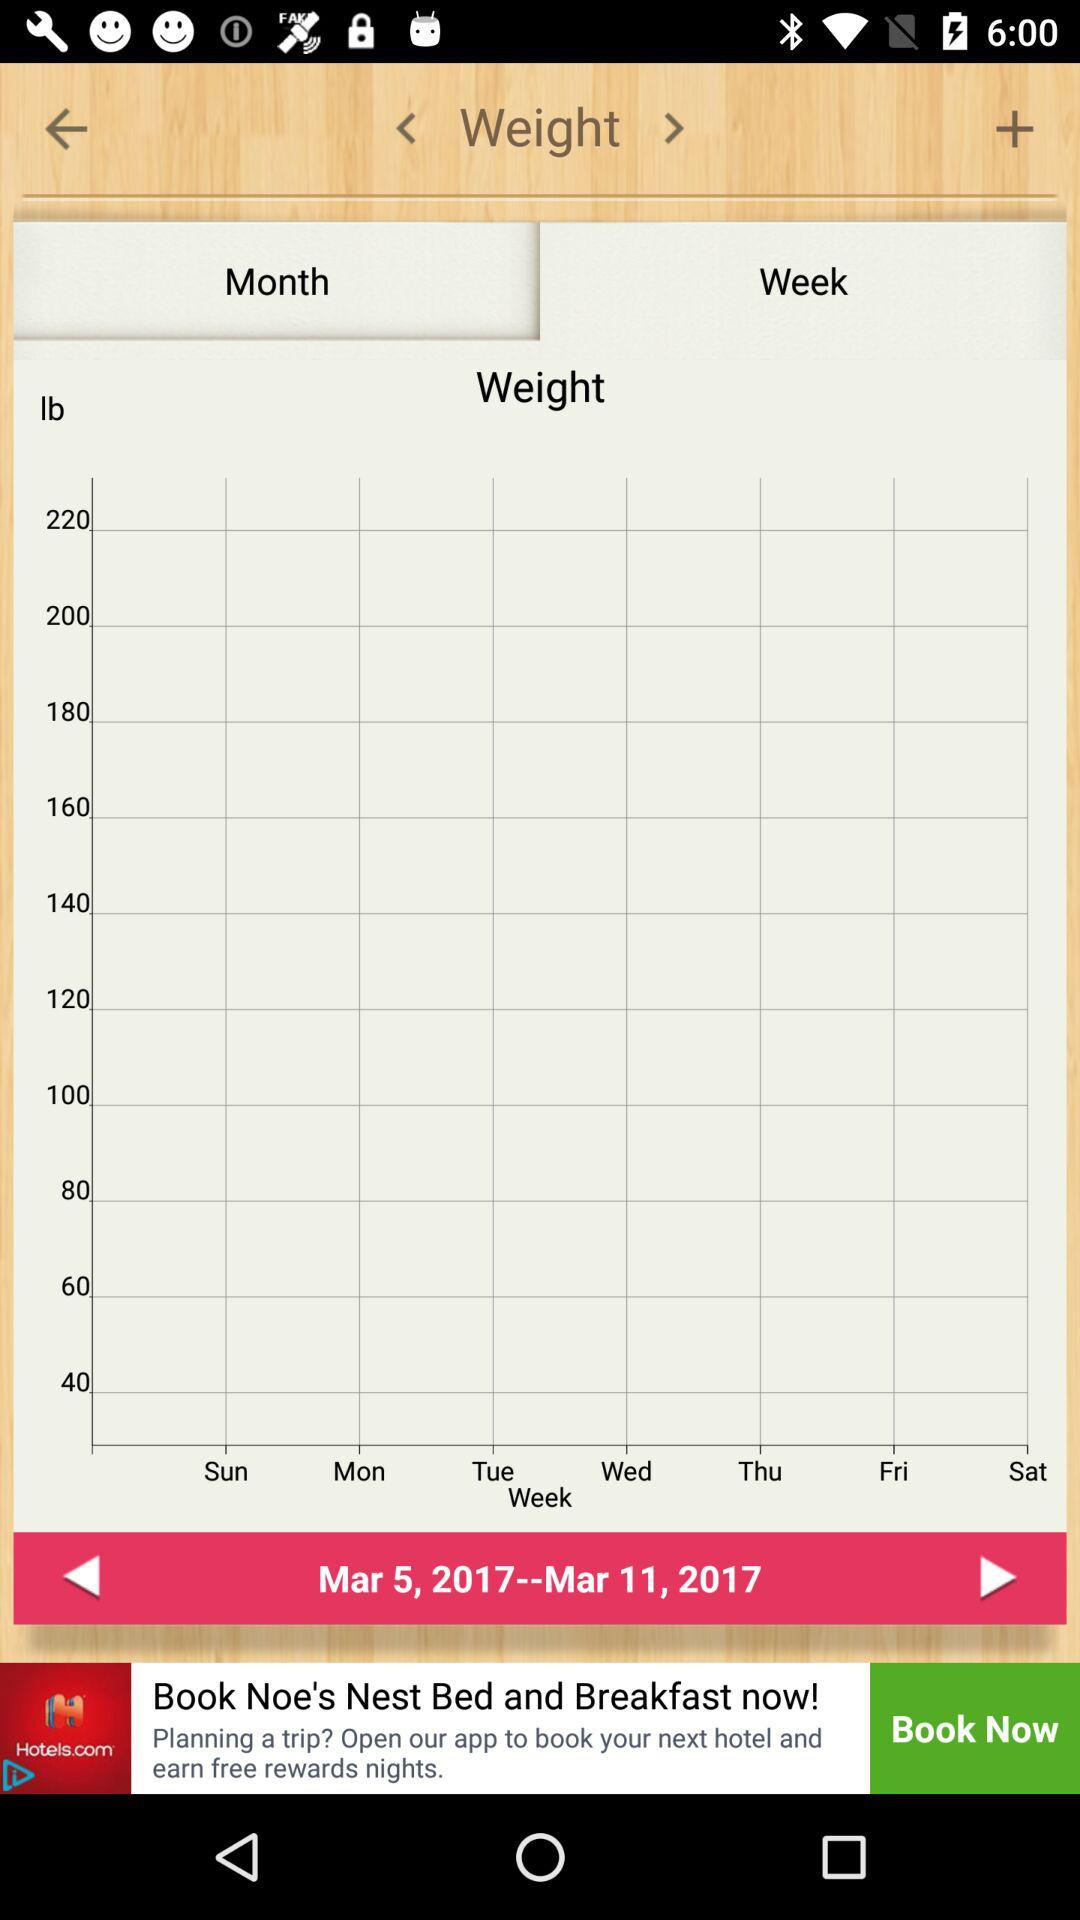 The height and width of the screenshot is (1920, 1080). Describe the element at coordinates (1014, 127) in the screenshot. I see `something` at that location.